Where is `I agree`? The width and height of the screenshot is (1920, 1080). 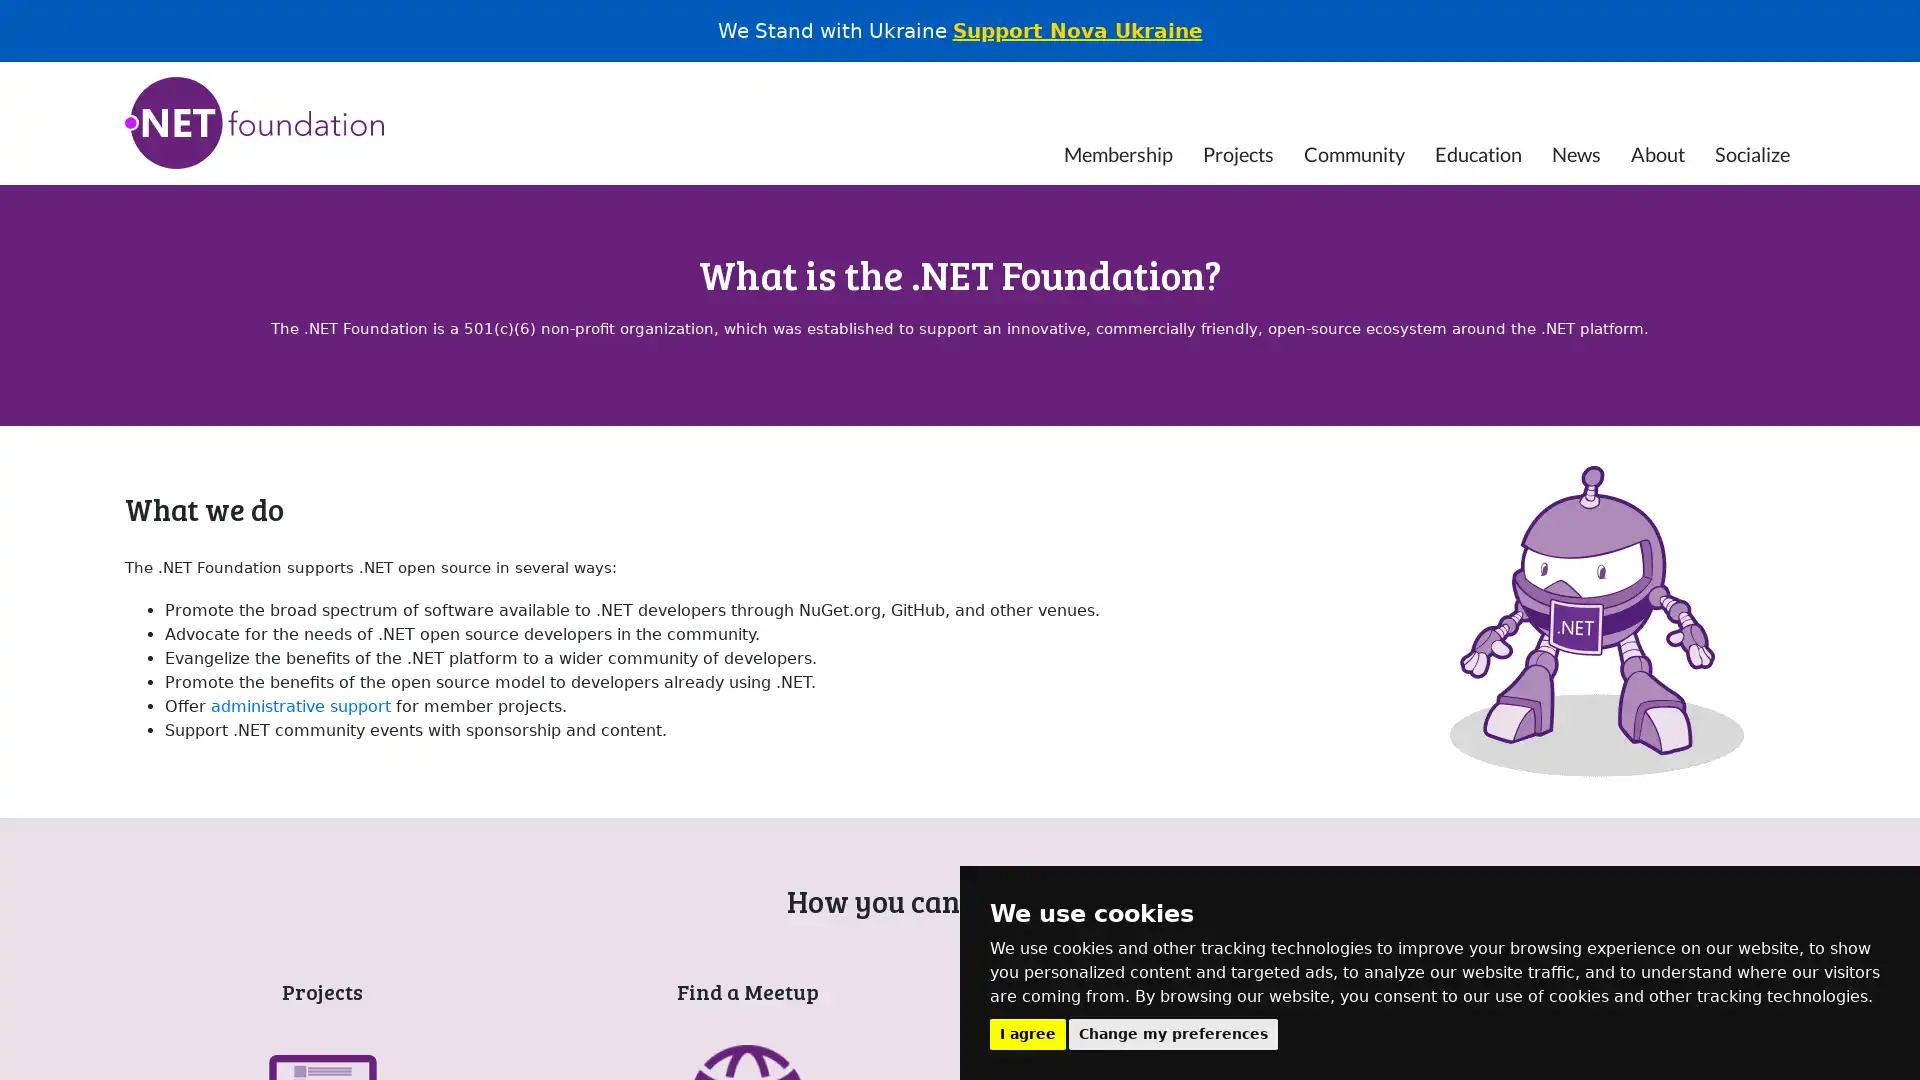 I agree is located at coordinates (1027, 1034).